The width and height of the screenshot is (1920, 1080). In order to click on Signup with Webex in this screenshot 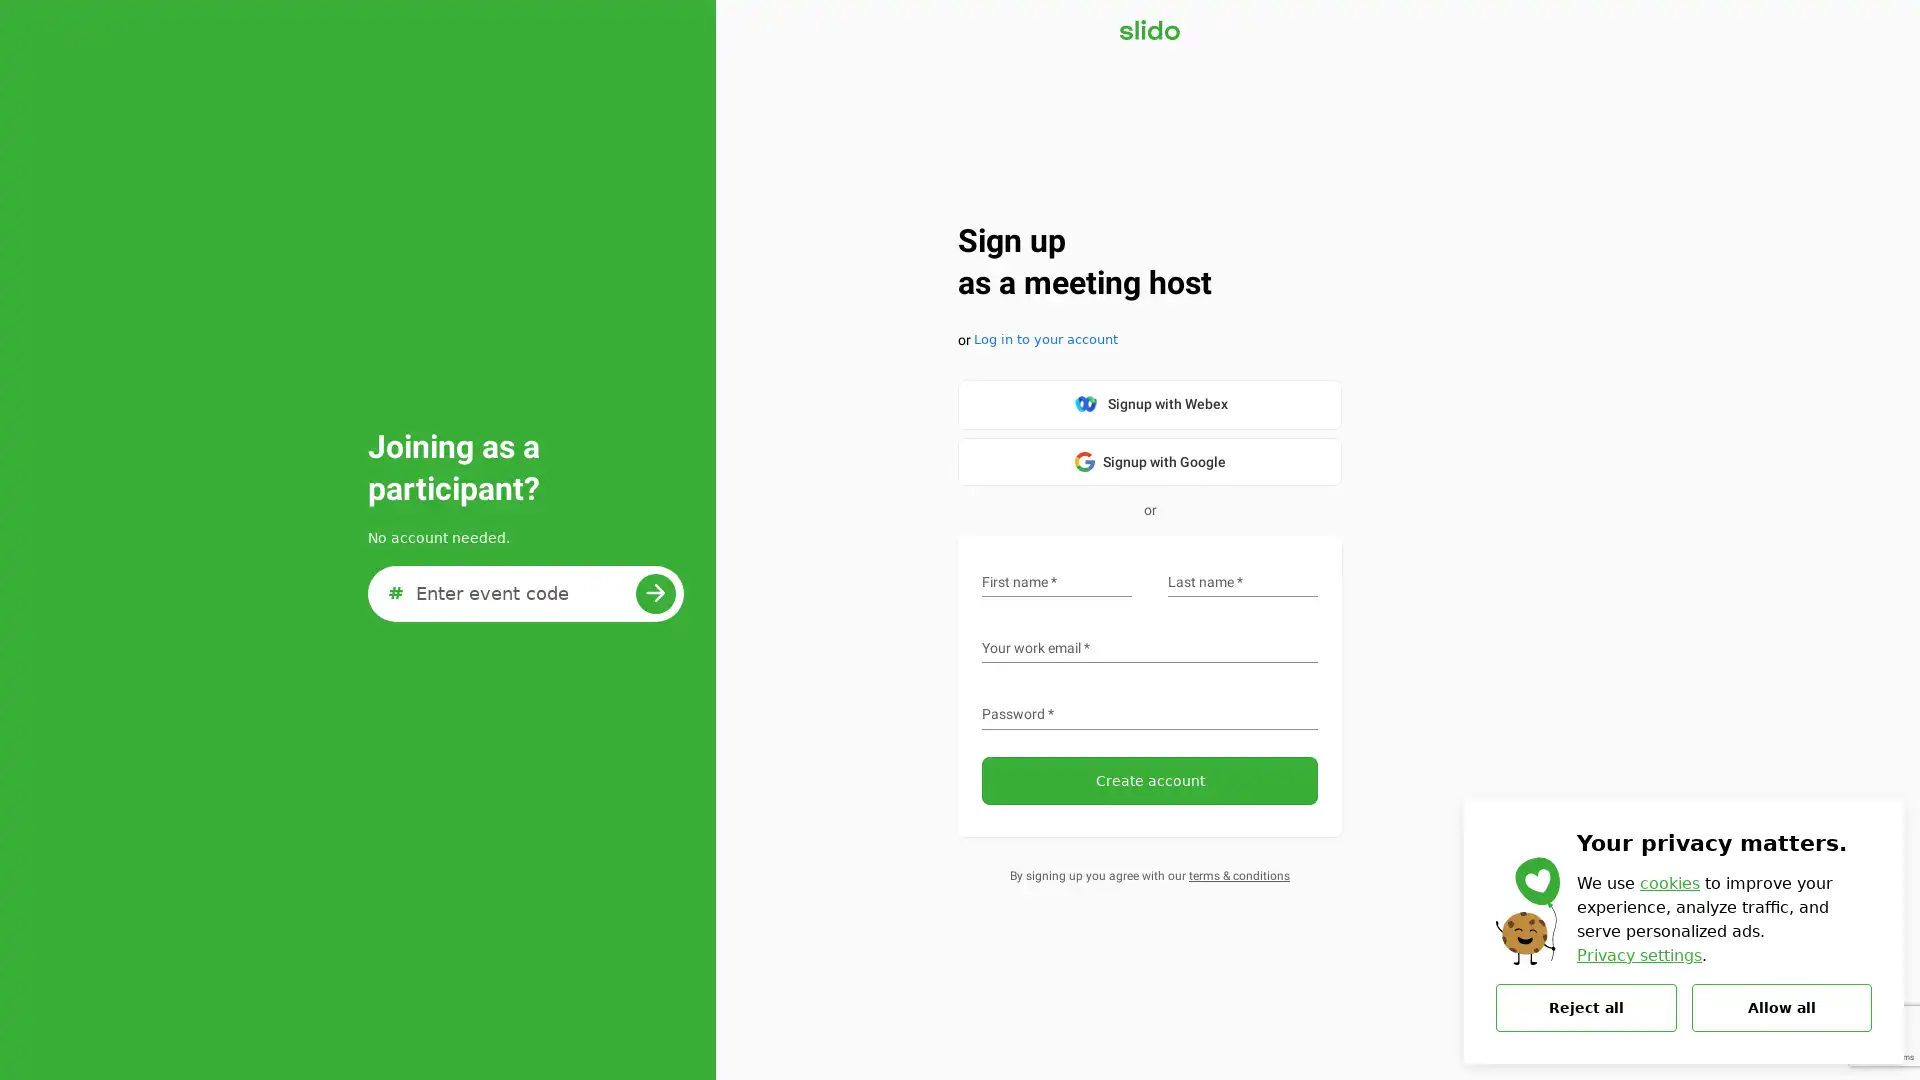, I will do `click(1150, 404)`.